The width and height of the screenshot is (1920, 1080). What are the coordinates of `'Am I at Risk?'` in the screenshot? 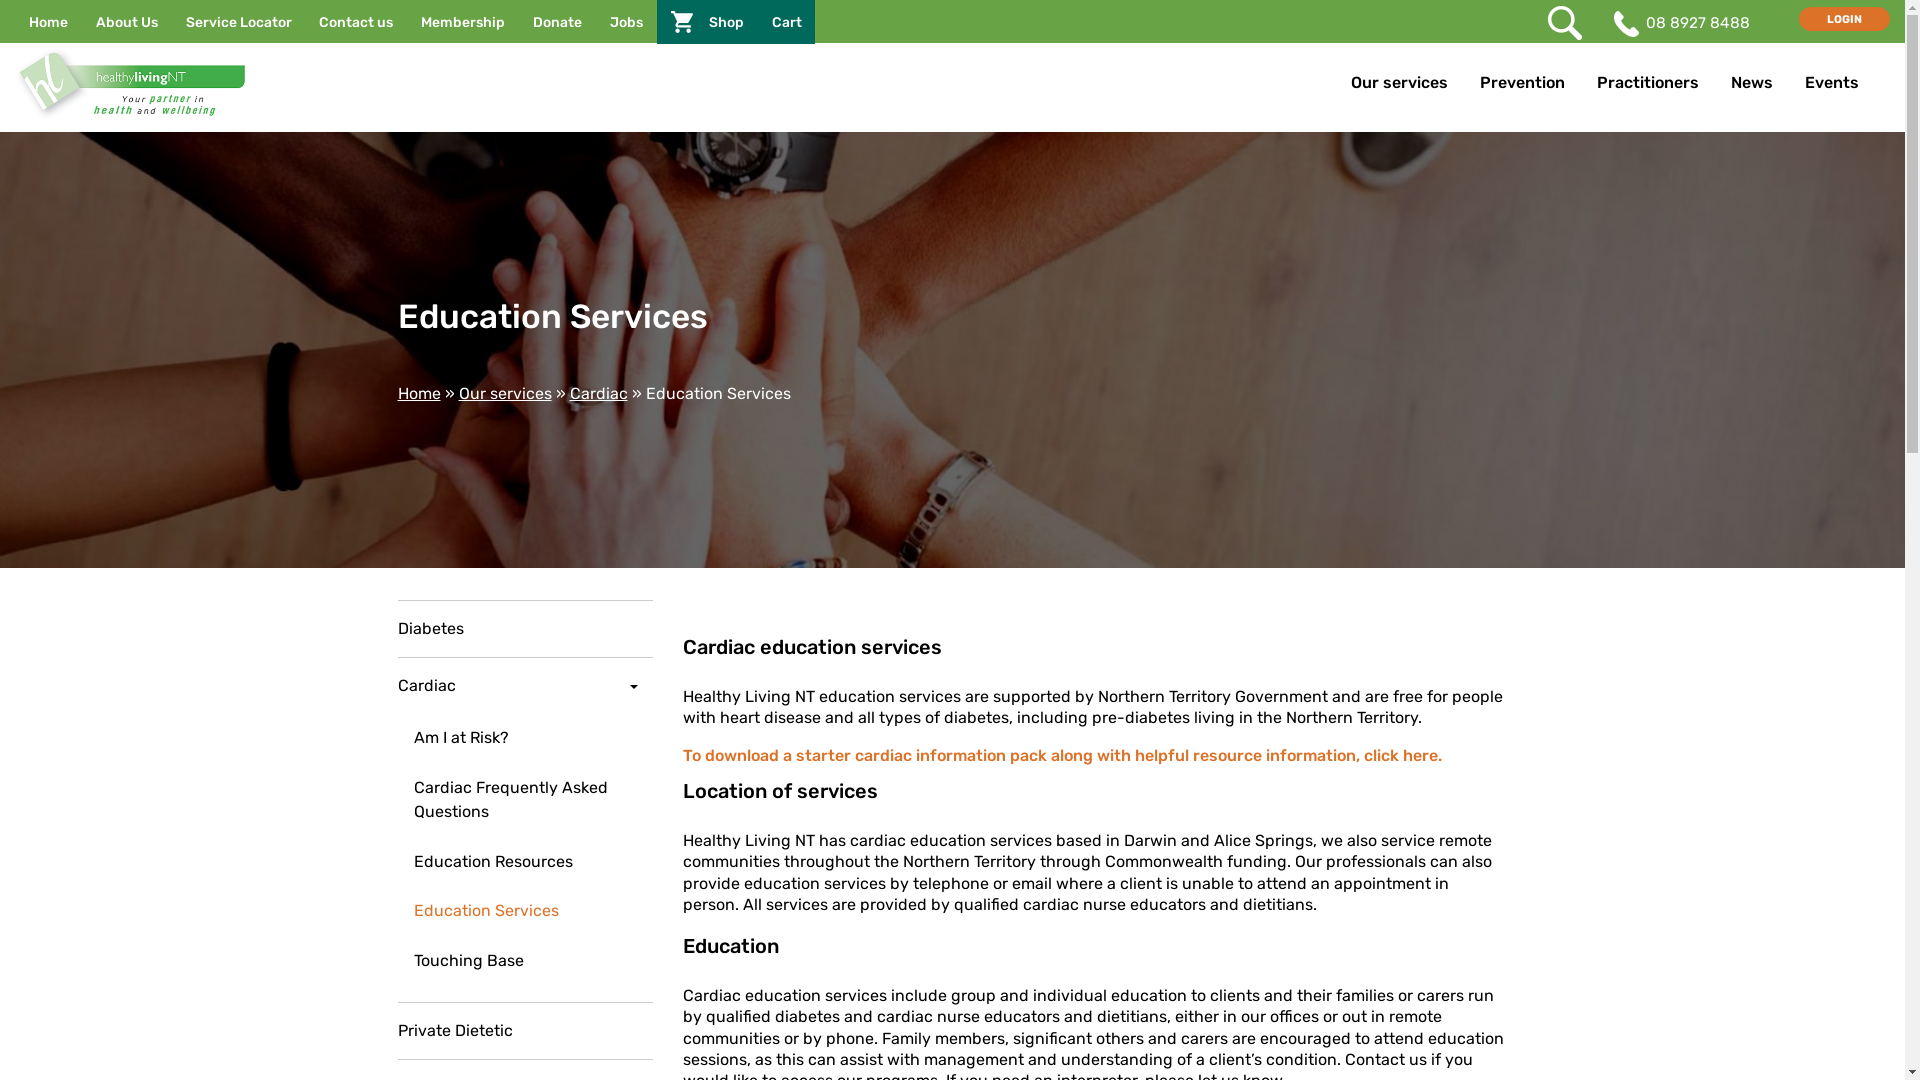 It's located at (525, 739).